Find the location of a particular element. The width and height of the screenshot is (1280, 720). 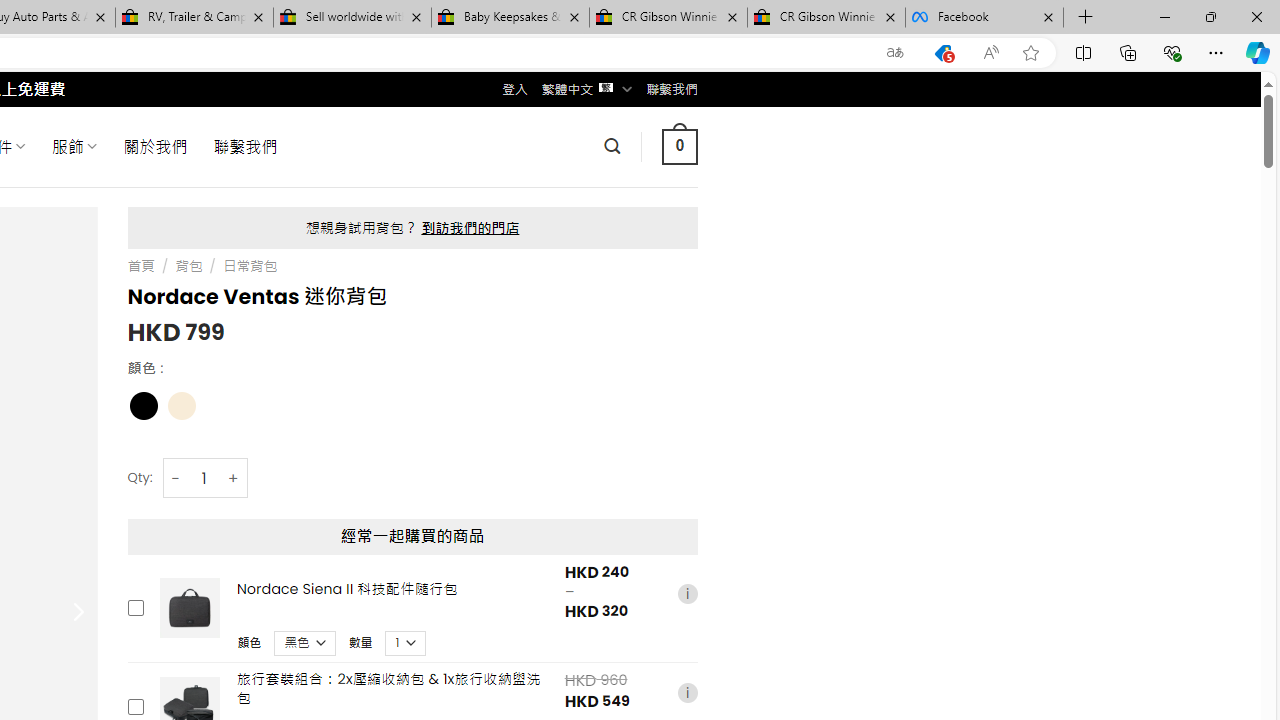

'  0  ' is located at coordinates (679, 145).